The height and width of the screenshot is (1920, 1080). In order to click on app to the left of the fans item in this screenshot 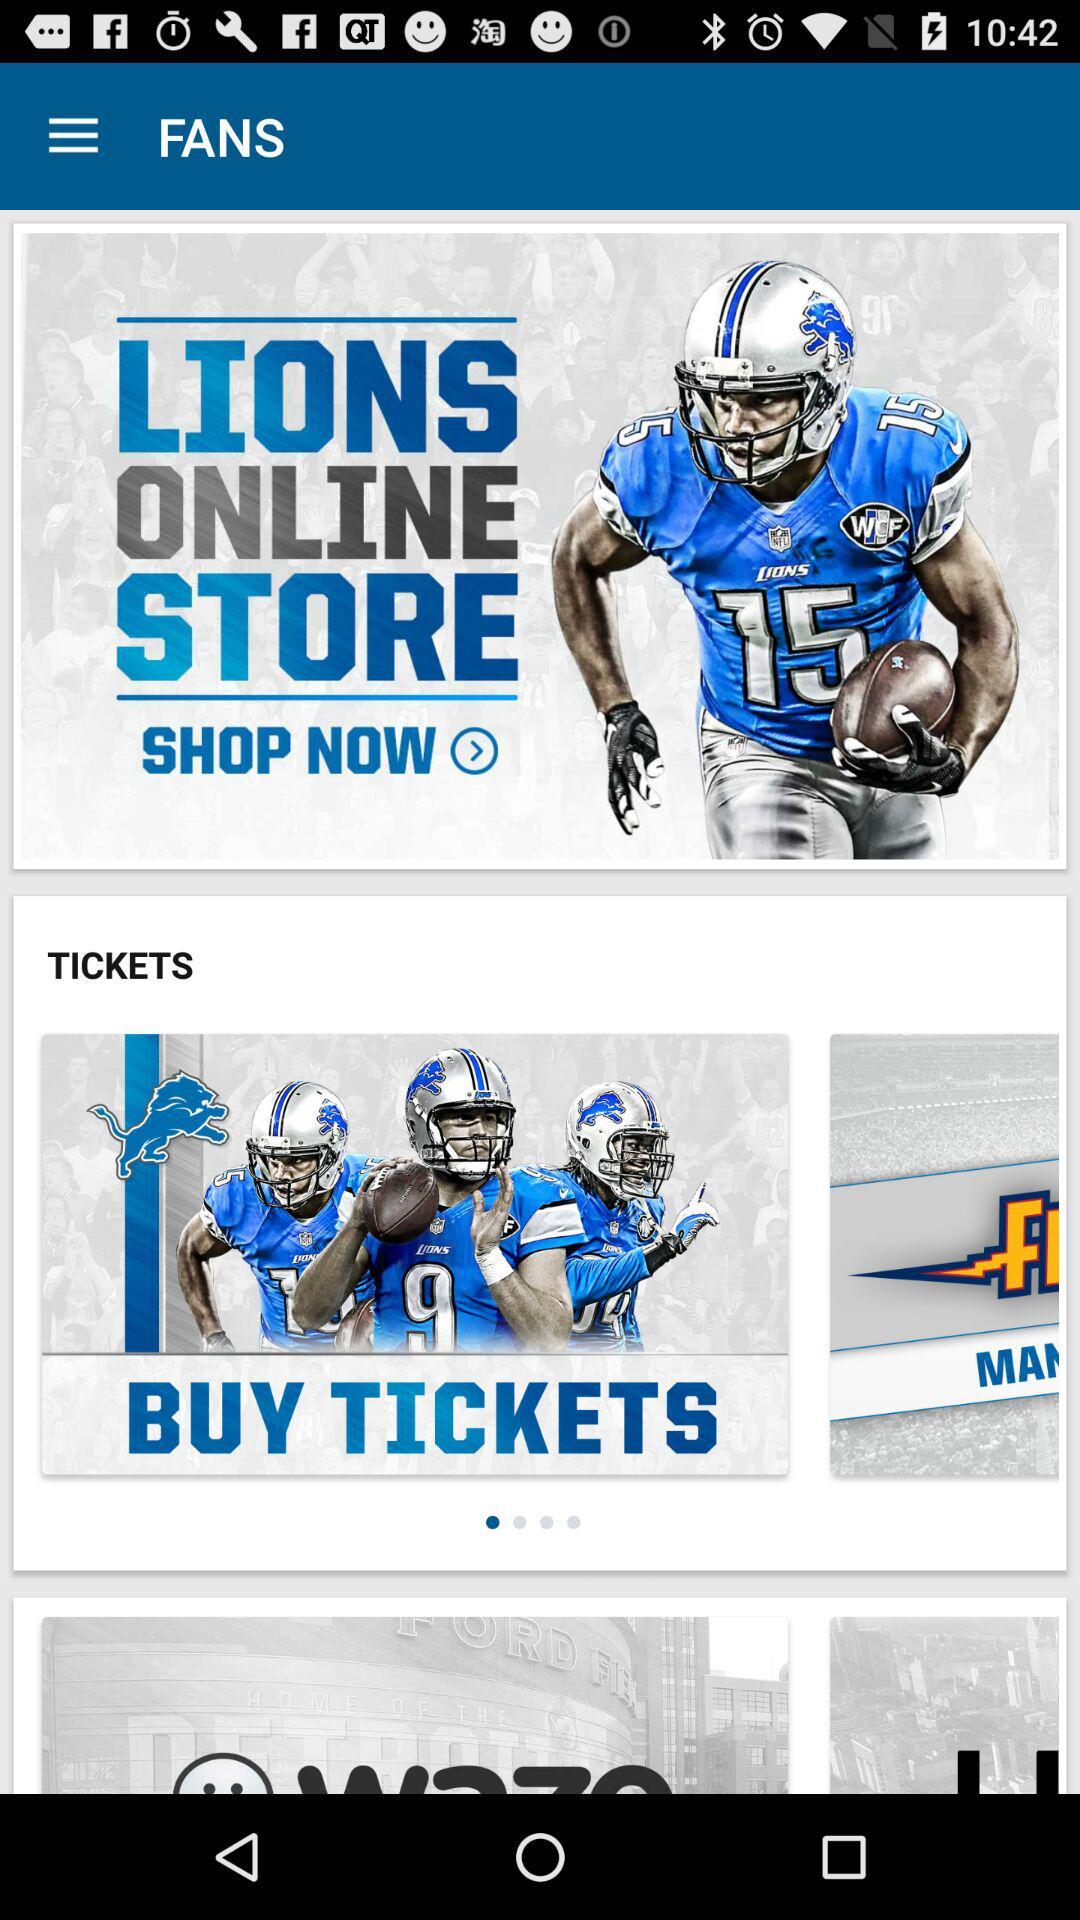, I will do `click(72, 135)`.